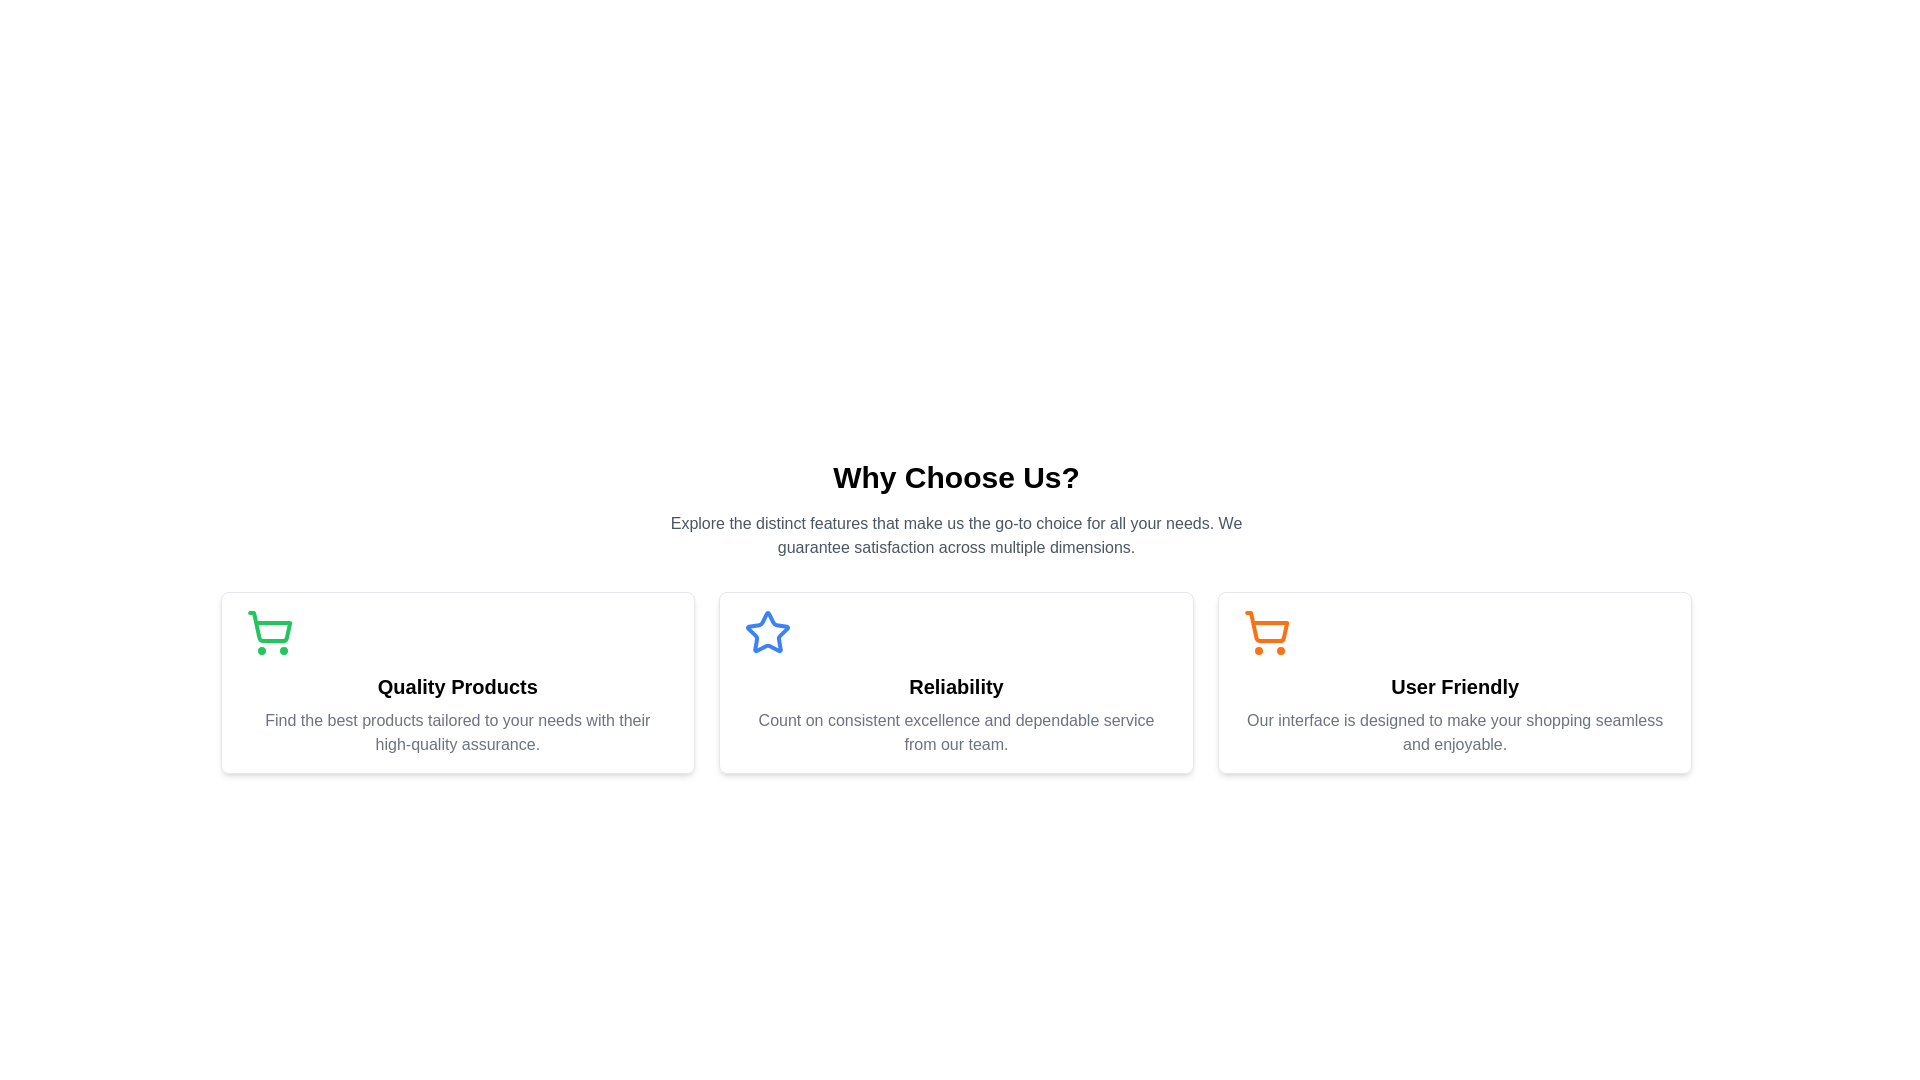 This screenshot has height=1080, width=1920. I want to click on the text block that contains the phrase 'Our interface is designed to make your shopping seamless and enjoyable.' which is located at the bottom of the rightmost card and below the 'User Friendly' heading, so click(1455, 732).